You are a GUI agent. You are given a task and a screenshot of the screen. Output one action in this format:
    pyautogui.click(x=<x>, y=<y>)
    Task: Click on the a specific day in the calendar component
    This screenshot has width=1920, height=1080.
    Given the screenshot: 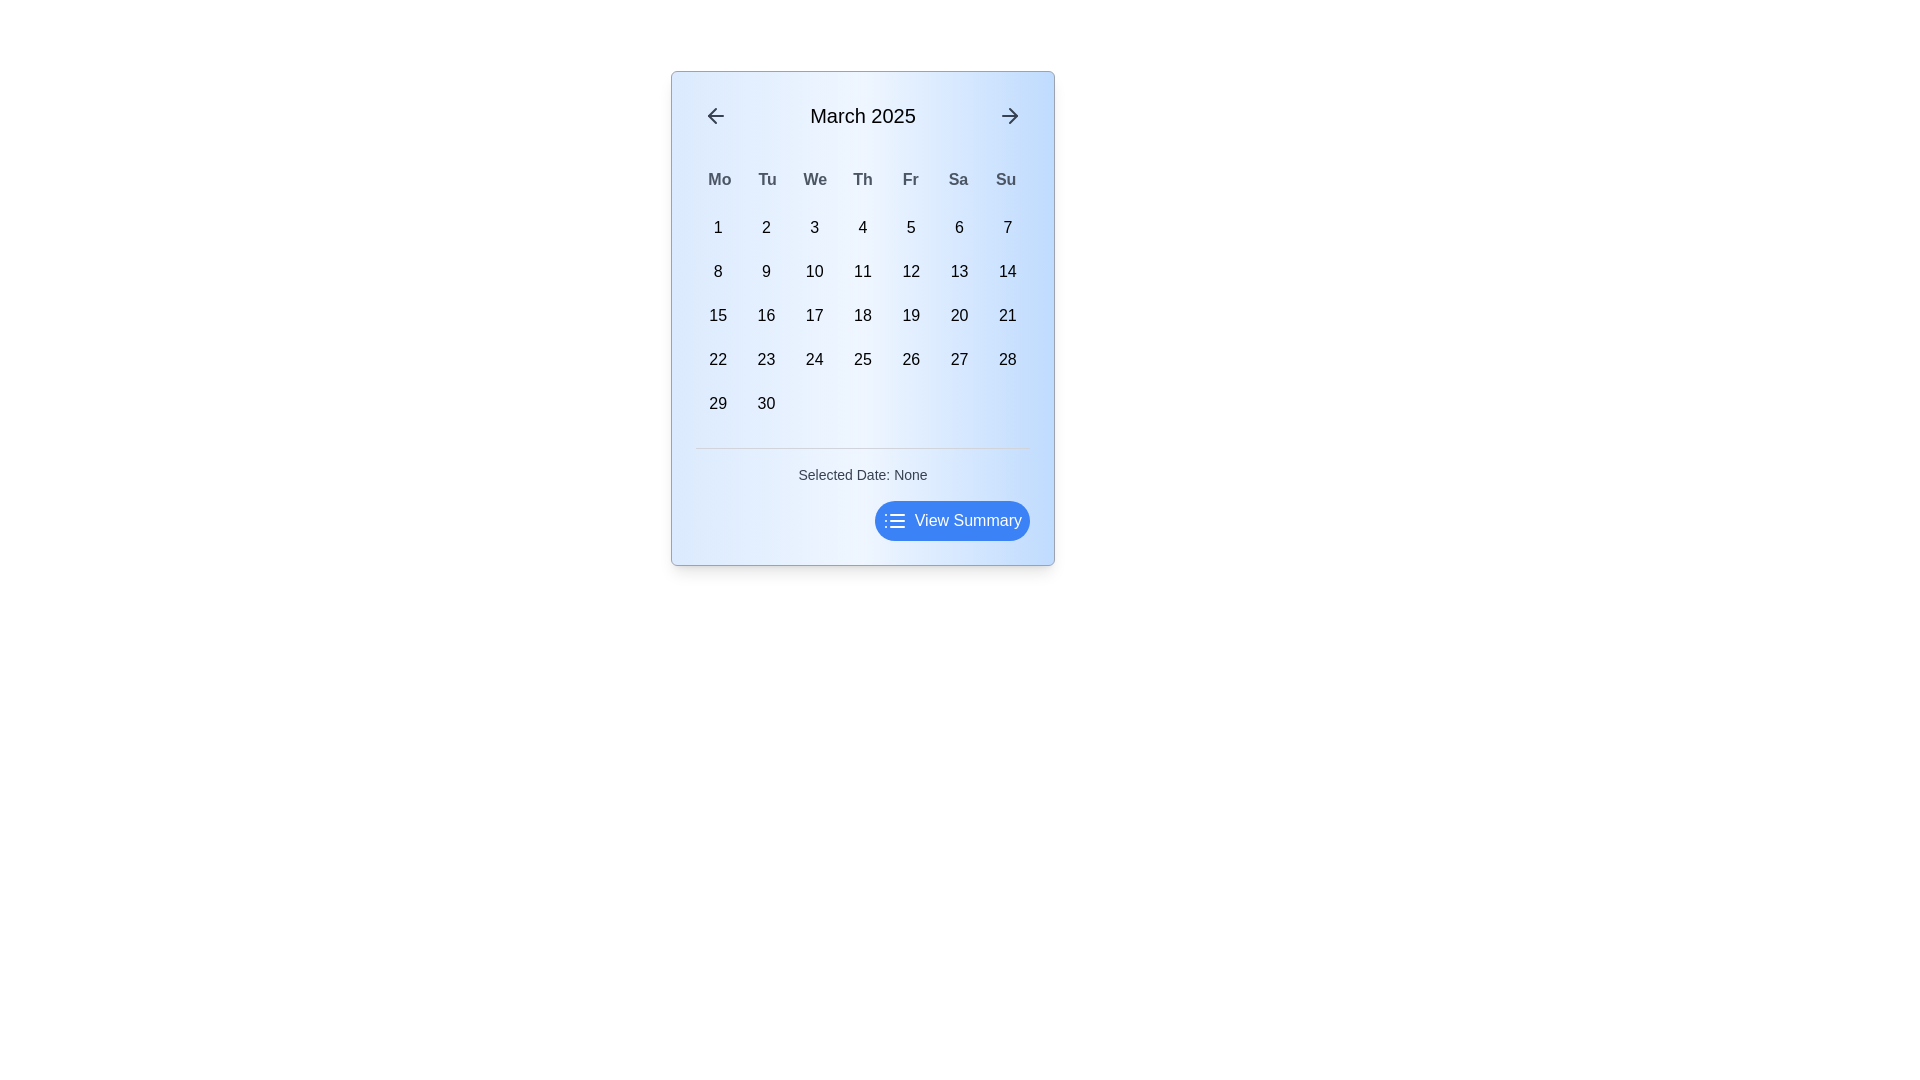 What is the action you would take?
    pyautogui.click(x=863, y=316)
    